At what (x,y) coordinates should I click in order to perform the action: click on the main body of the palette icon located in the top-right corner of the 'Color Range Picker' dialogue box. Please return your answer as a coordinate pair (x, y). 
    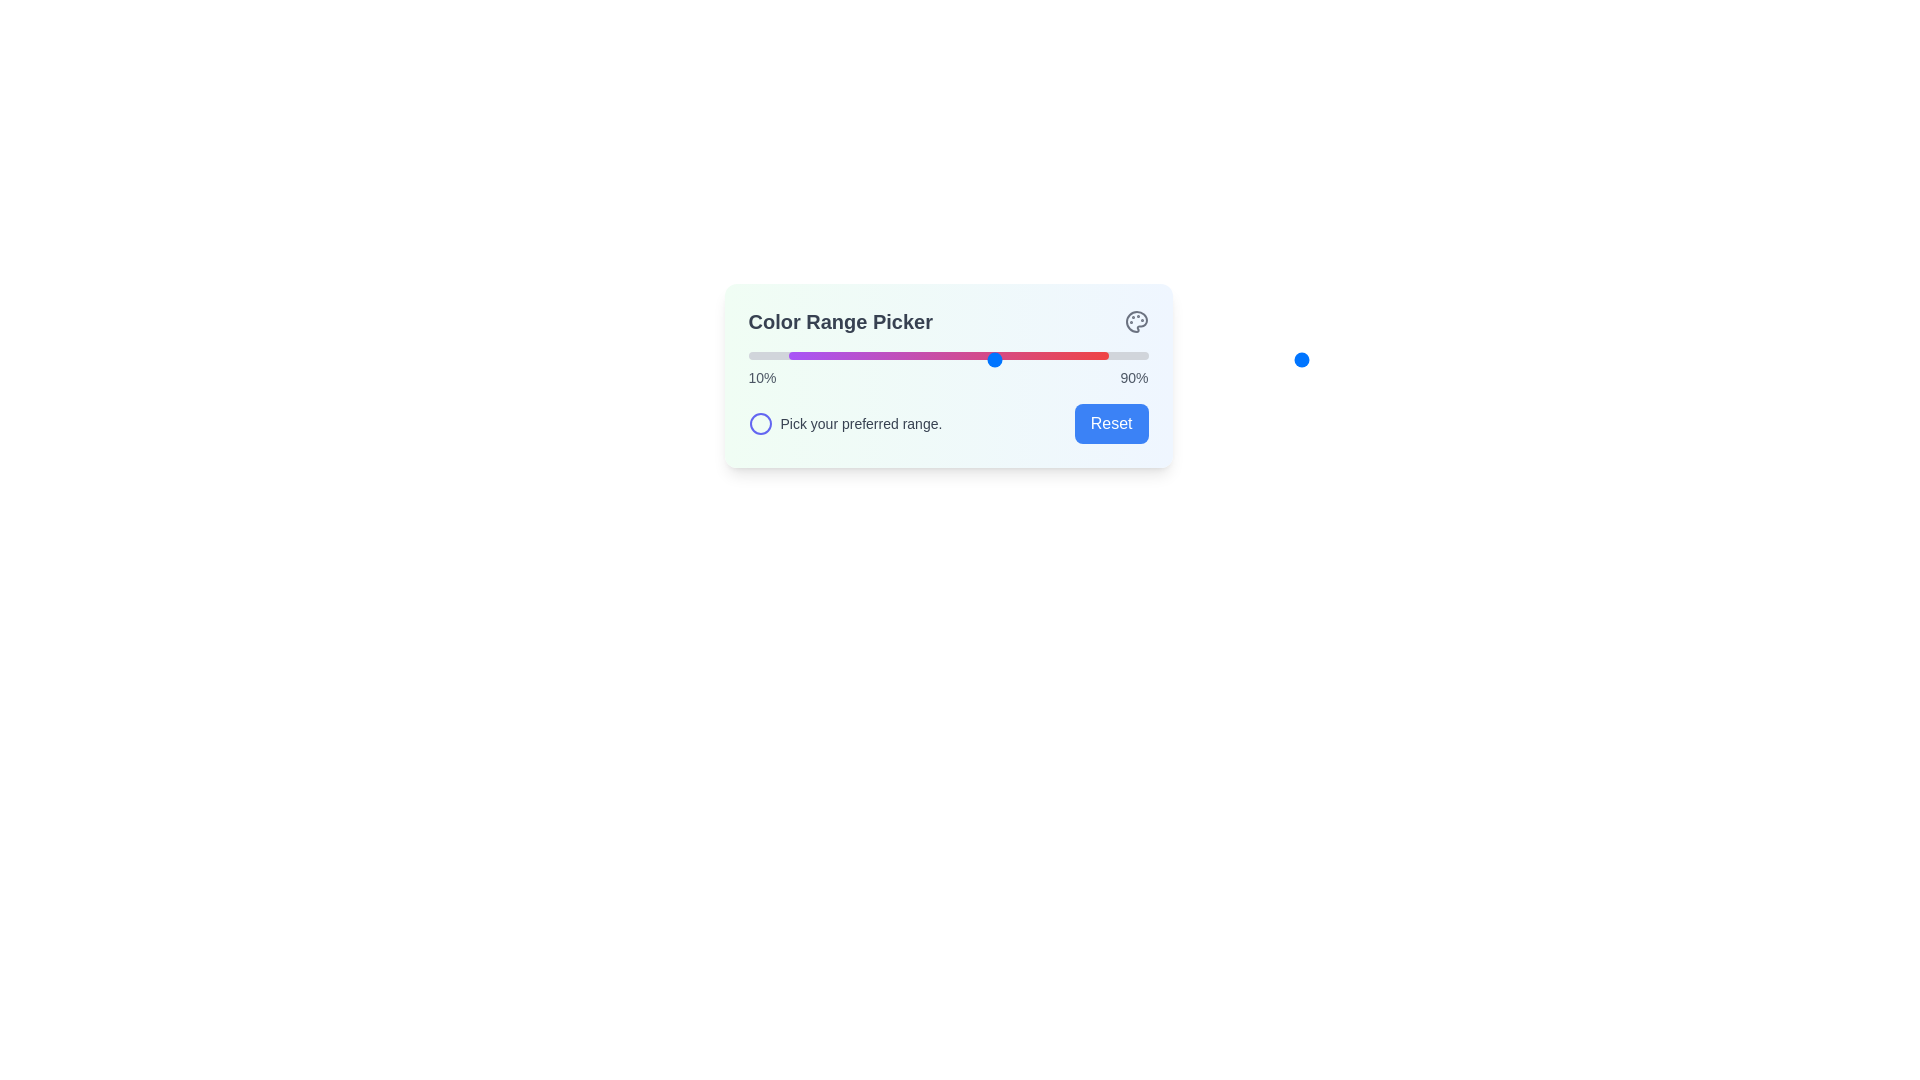
    Looking at the image, I should click on (1136, 320).